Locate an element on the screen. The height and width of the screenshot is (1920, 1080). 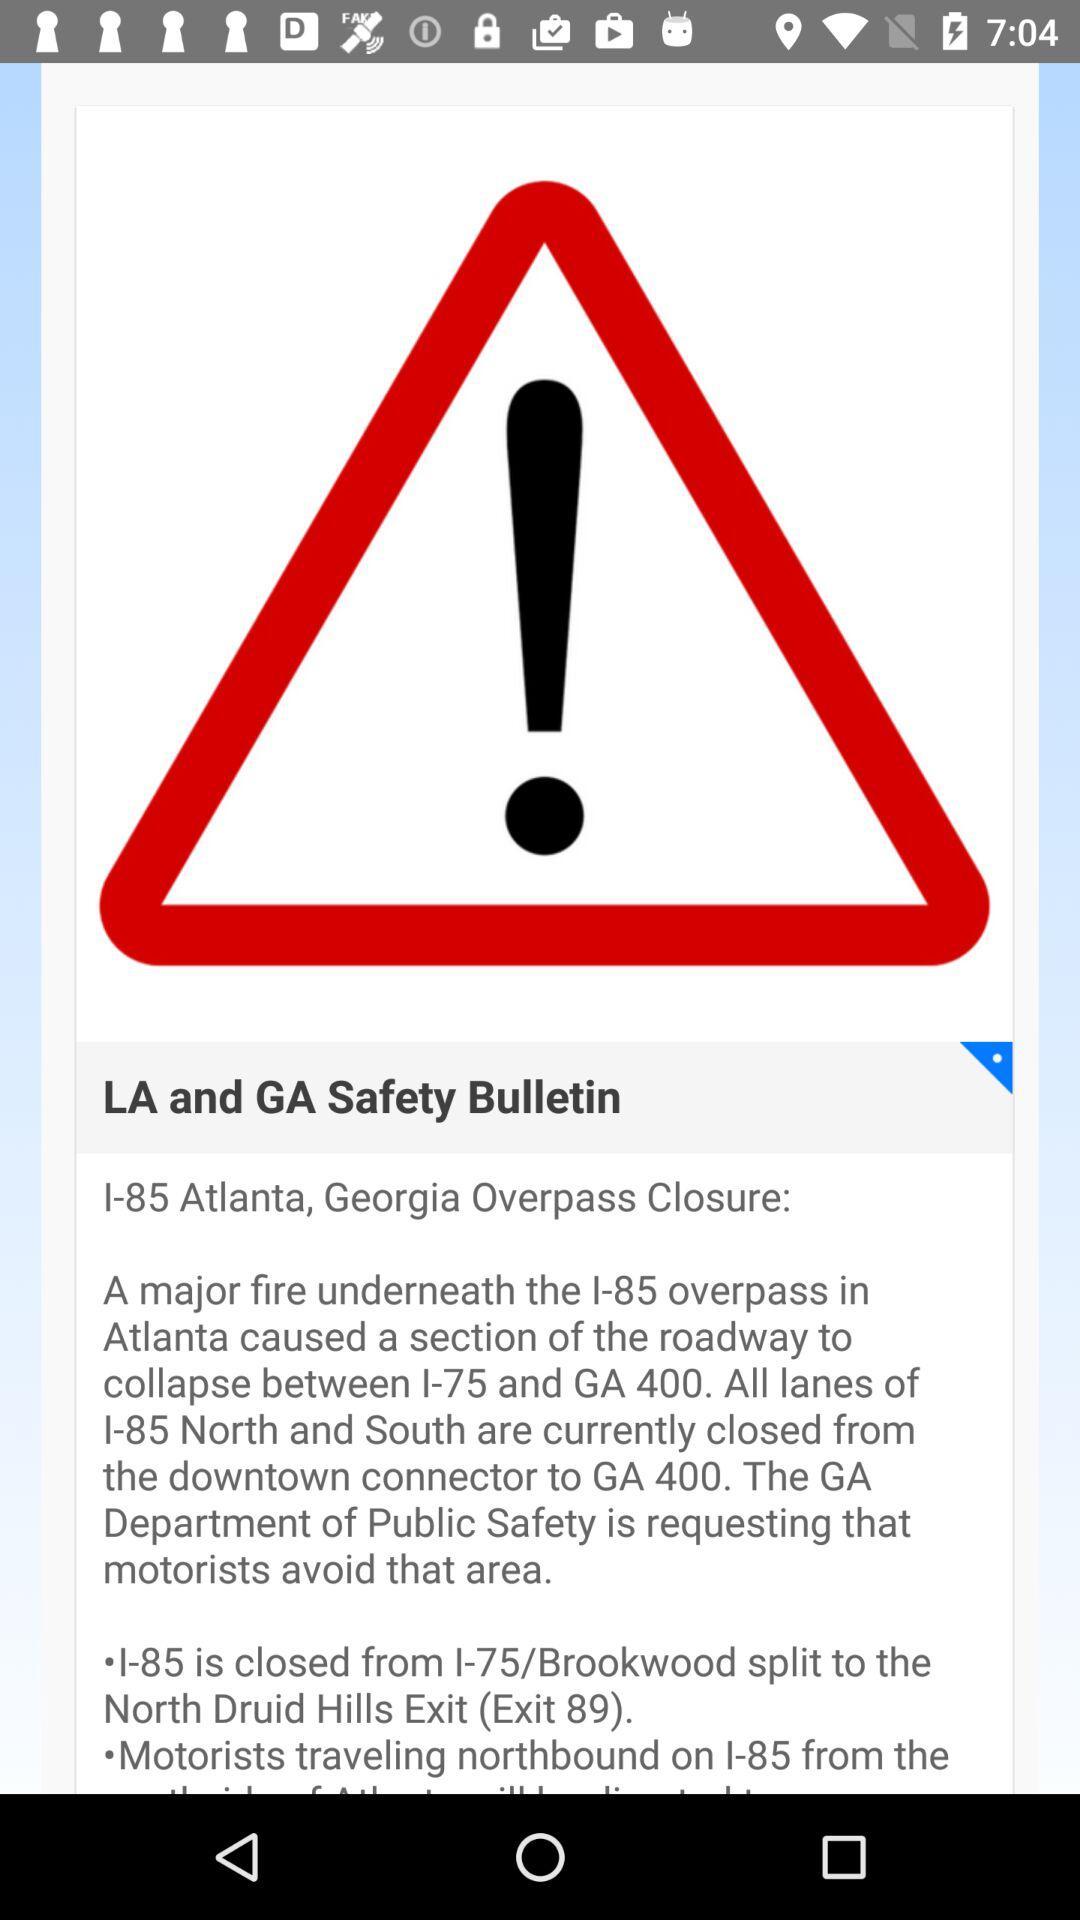
i 85 atlanta app is located at coordinates (544, 1484).